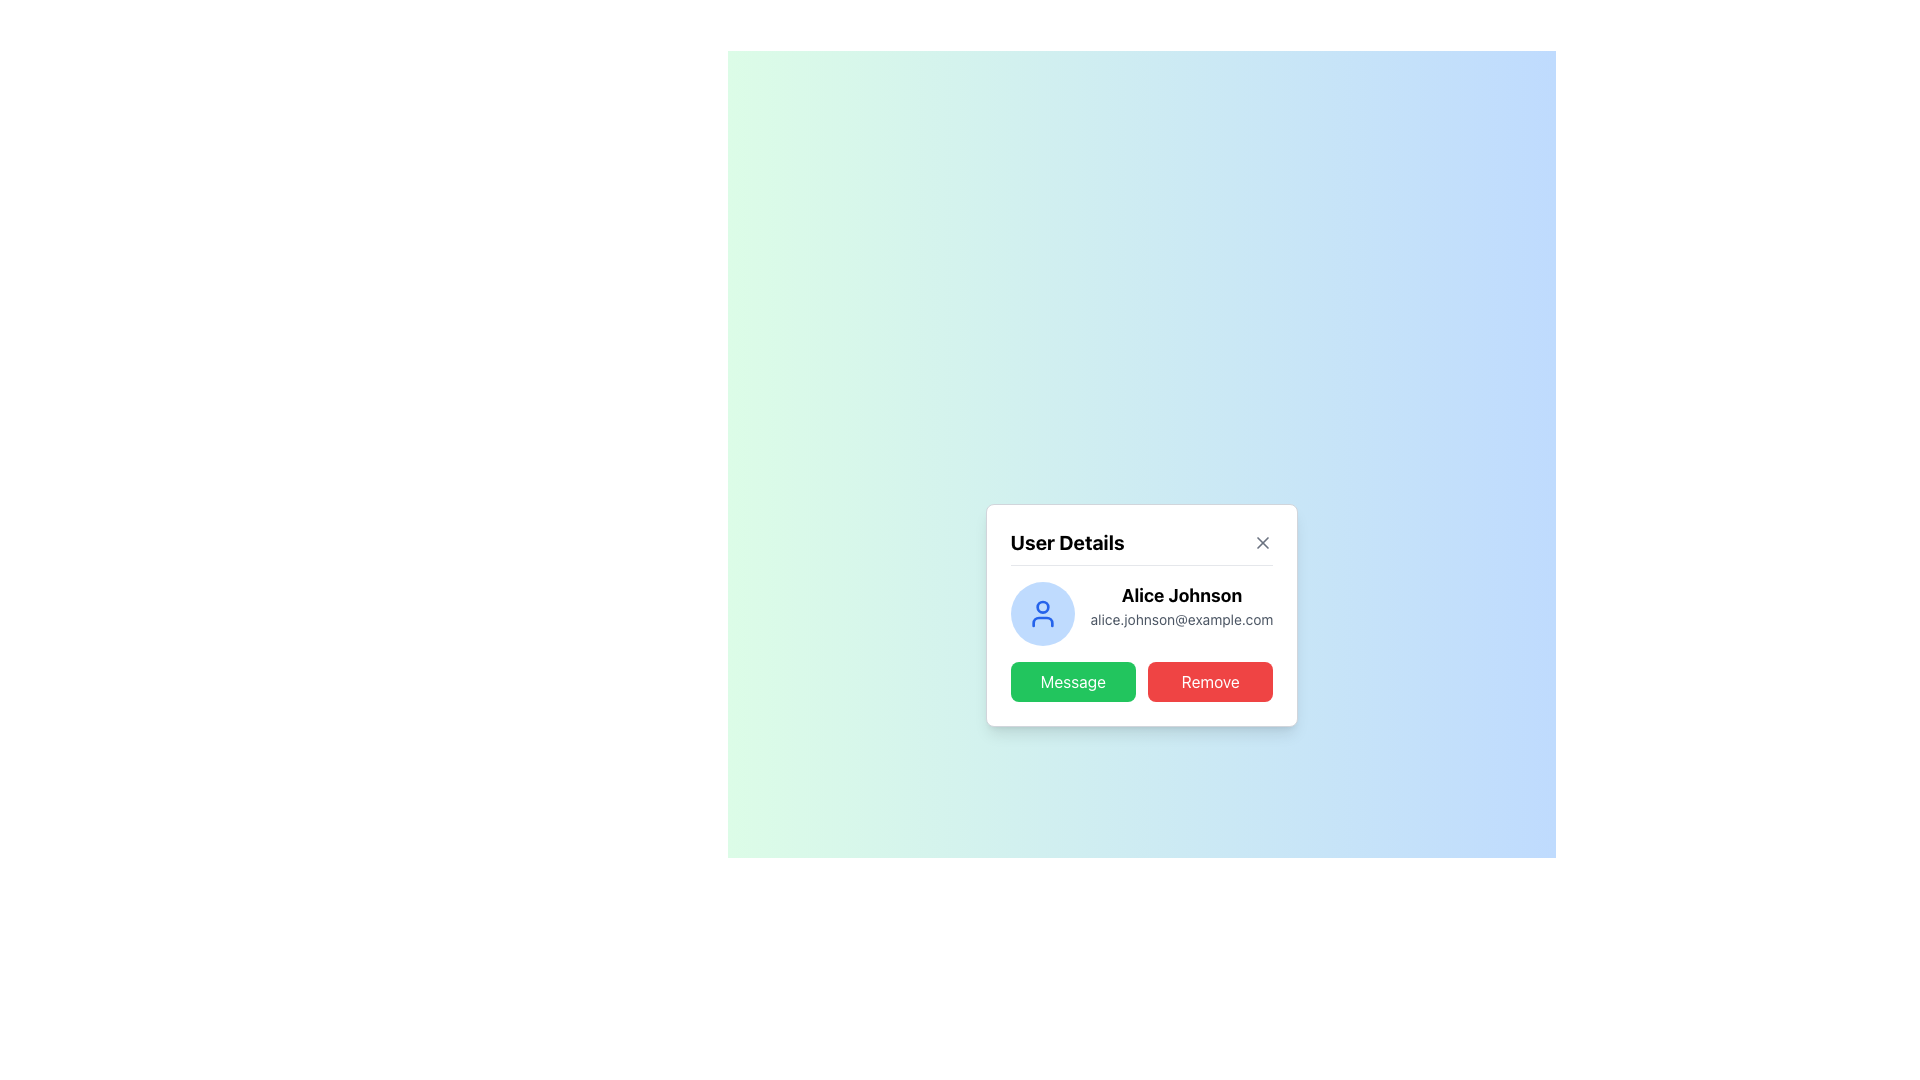 This screenshot has width=1920, height=1080. I want to click on the 'X' close icon located in the top-right corner of the 'User Details' dialog box, so click(1262, 542).